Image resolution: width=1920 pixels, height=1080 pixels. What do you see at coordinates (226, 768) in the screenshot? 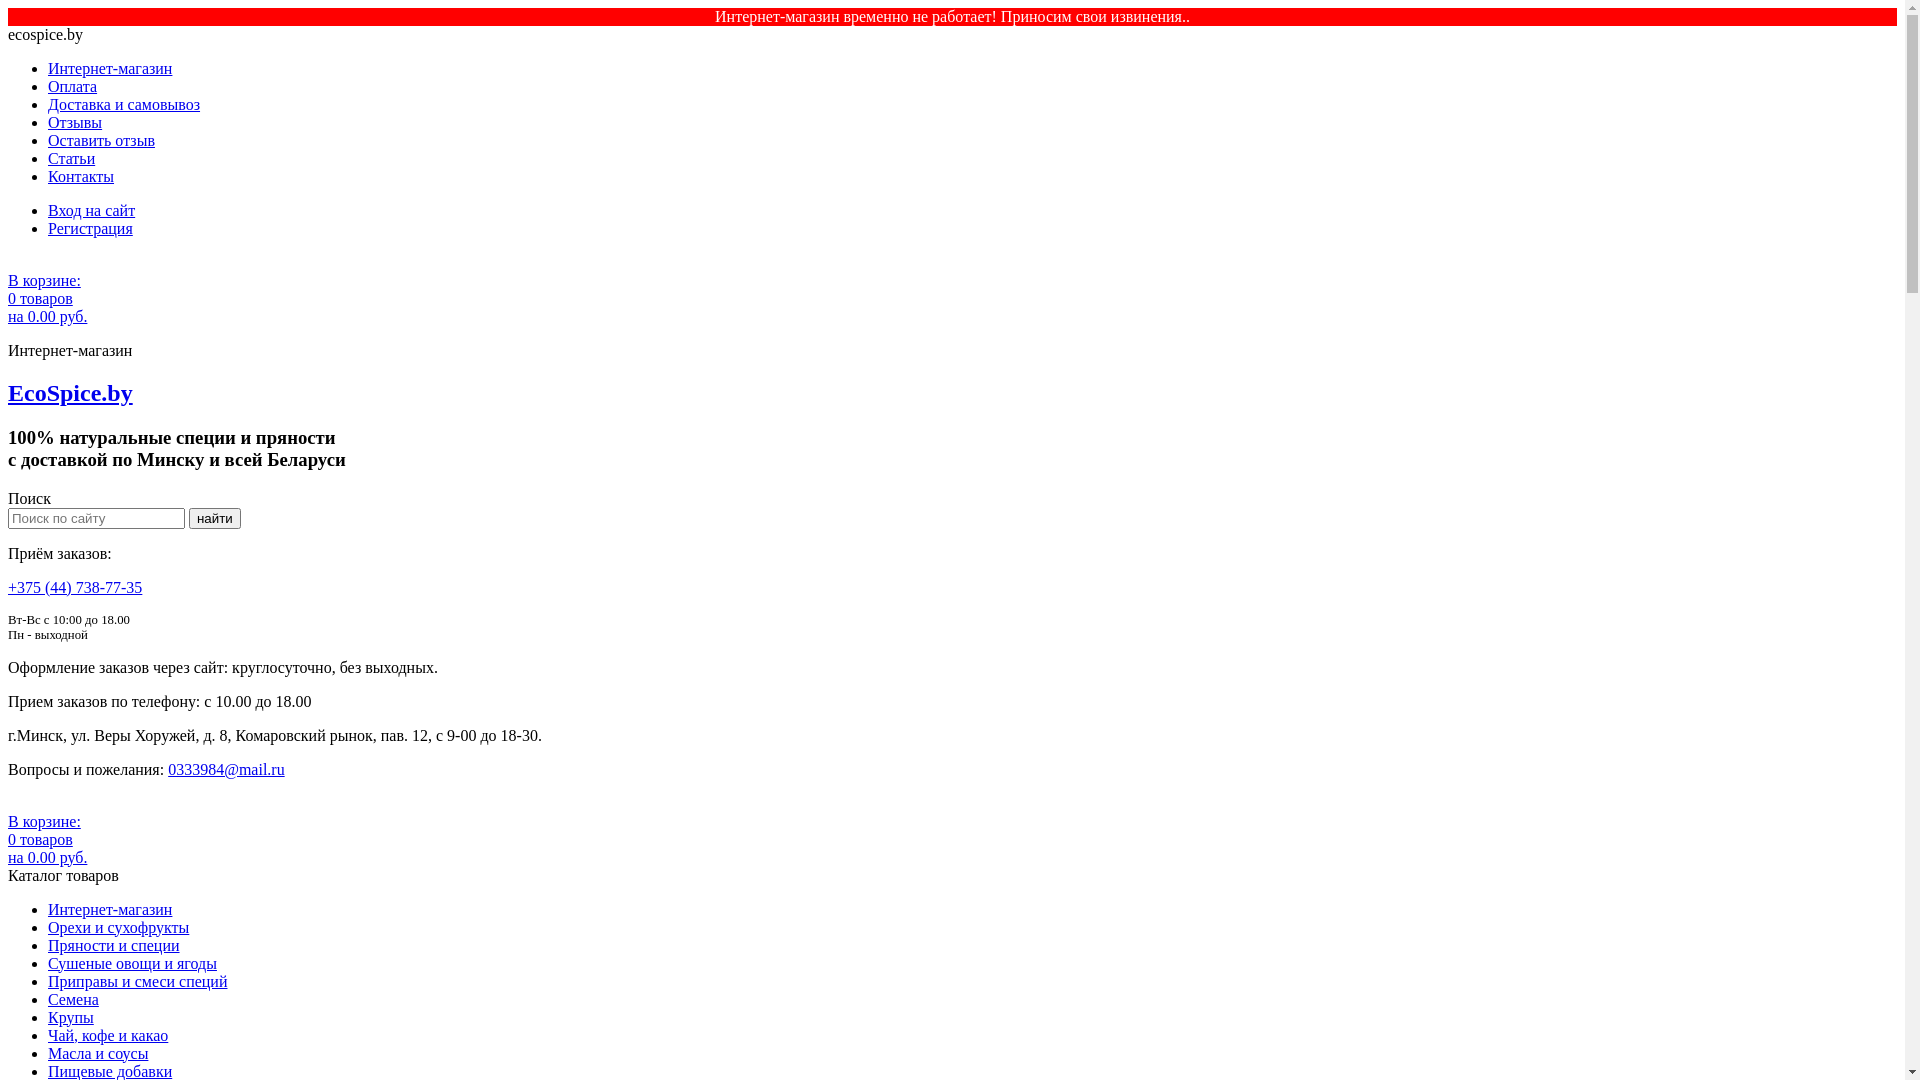
I see `'0333984@mail.ru'` at bounding box center [226, 768].